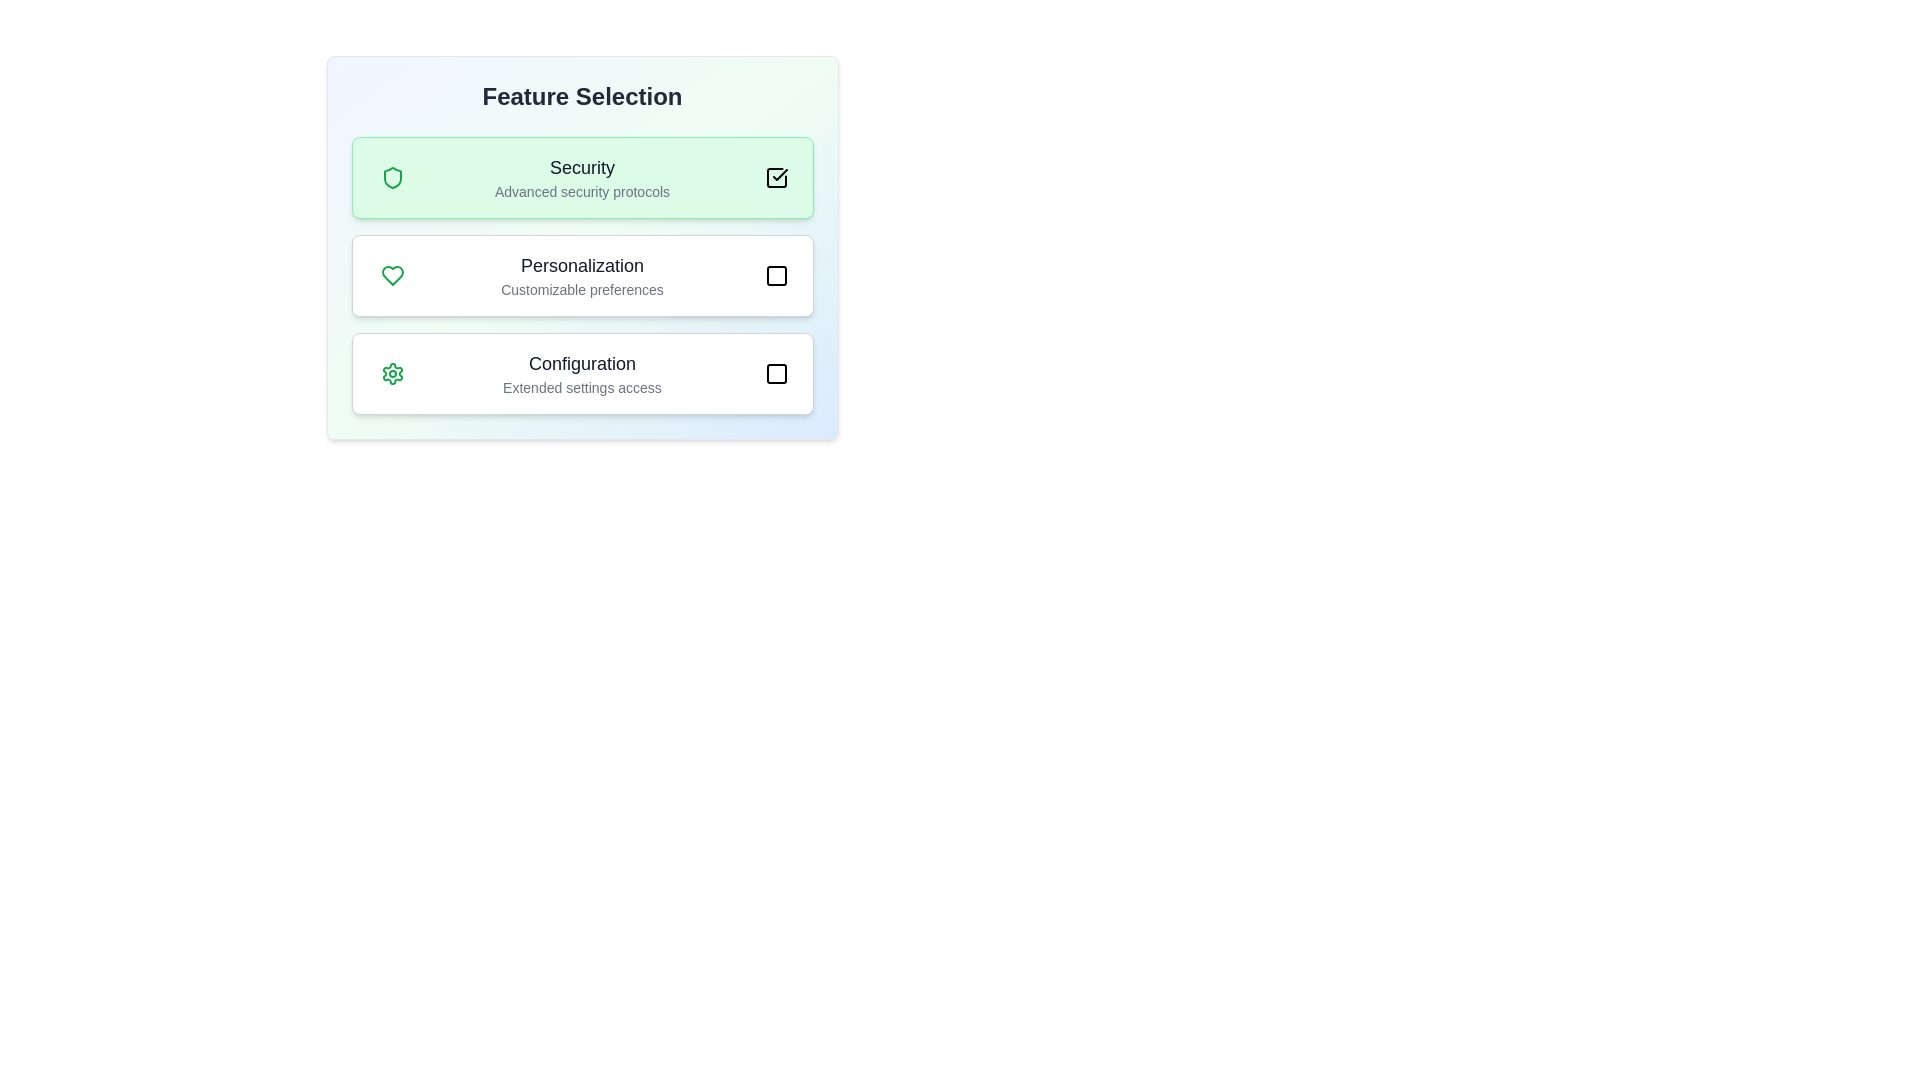  Describe the element at coordinates (392, 276) in the screenshot. I see `the heart-shaped icon representing the 'Personalization' feature, which is positioned to the left of the label text 'Personalization' in the displayed list` at that location.